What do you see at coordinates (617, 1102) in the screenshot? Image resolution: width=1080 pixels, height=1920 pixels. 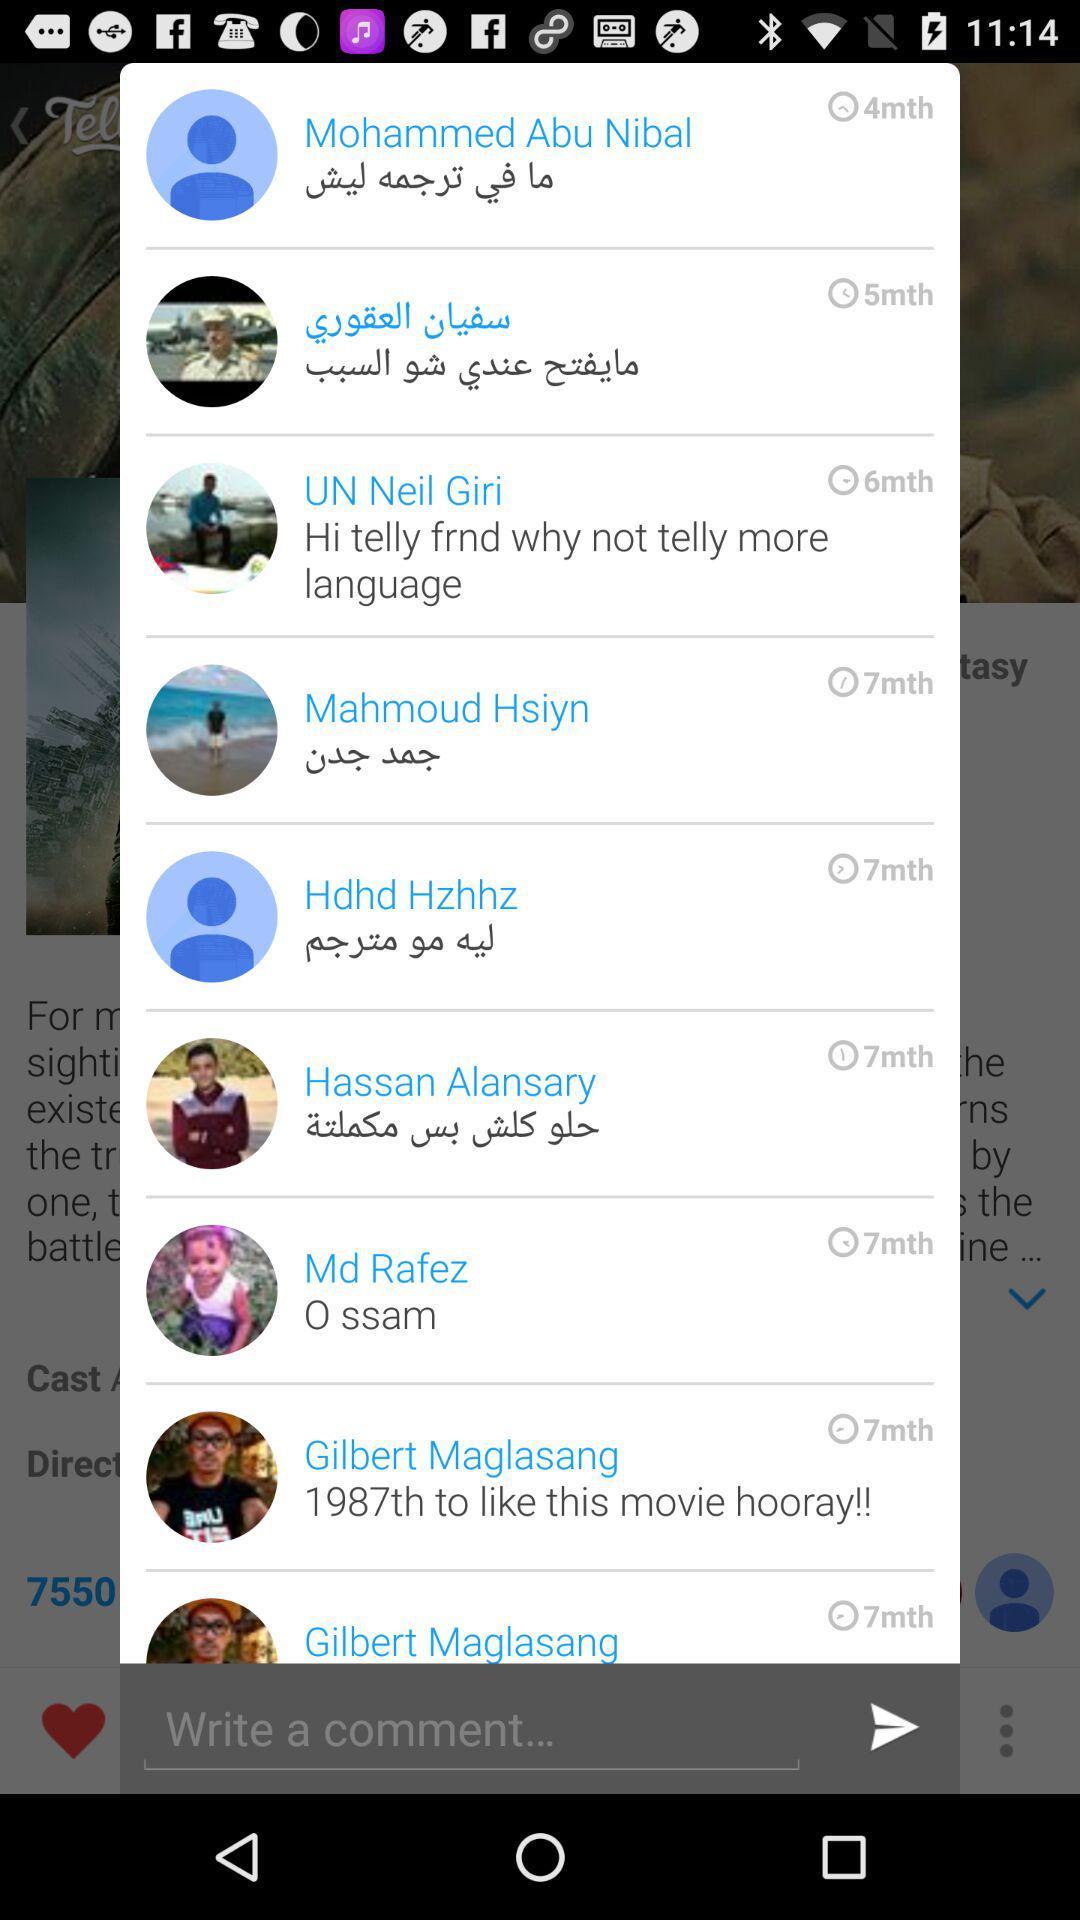 I see `the item above the md rafez o item` at bounding box center [617, 1102].